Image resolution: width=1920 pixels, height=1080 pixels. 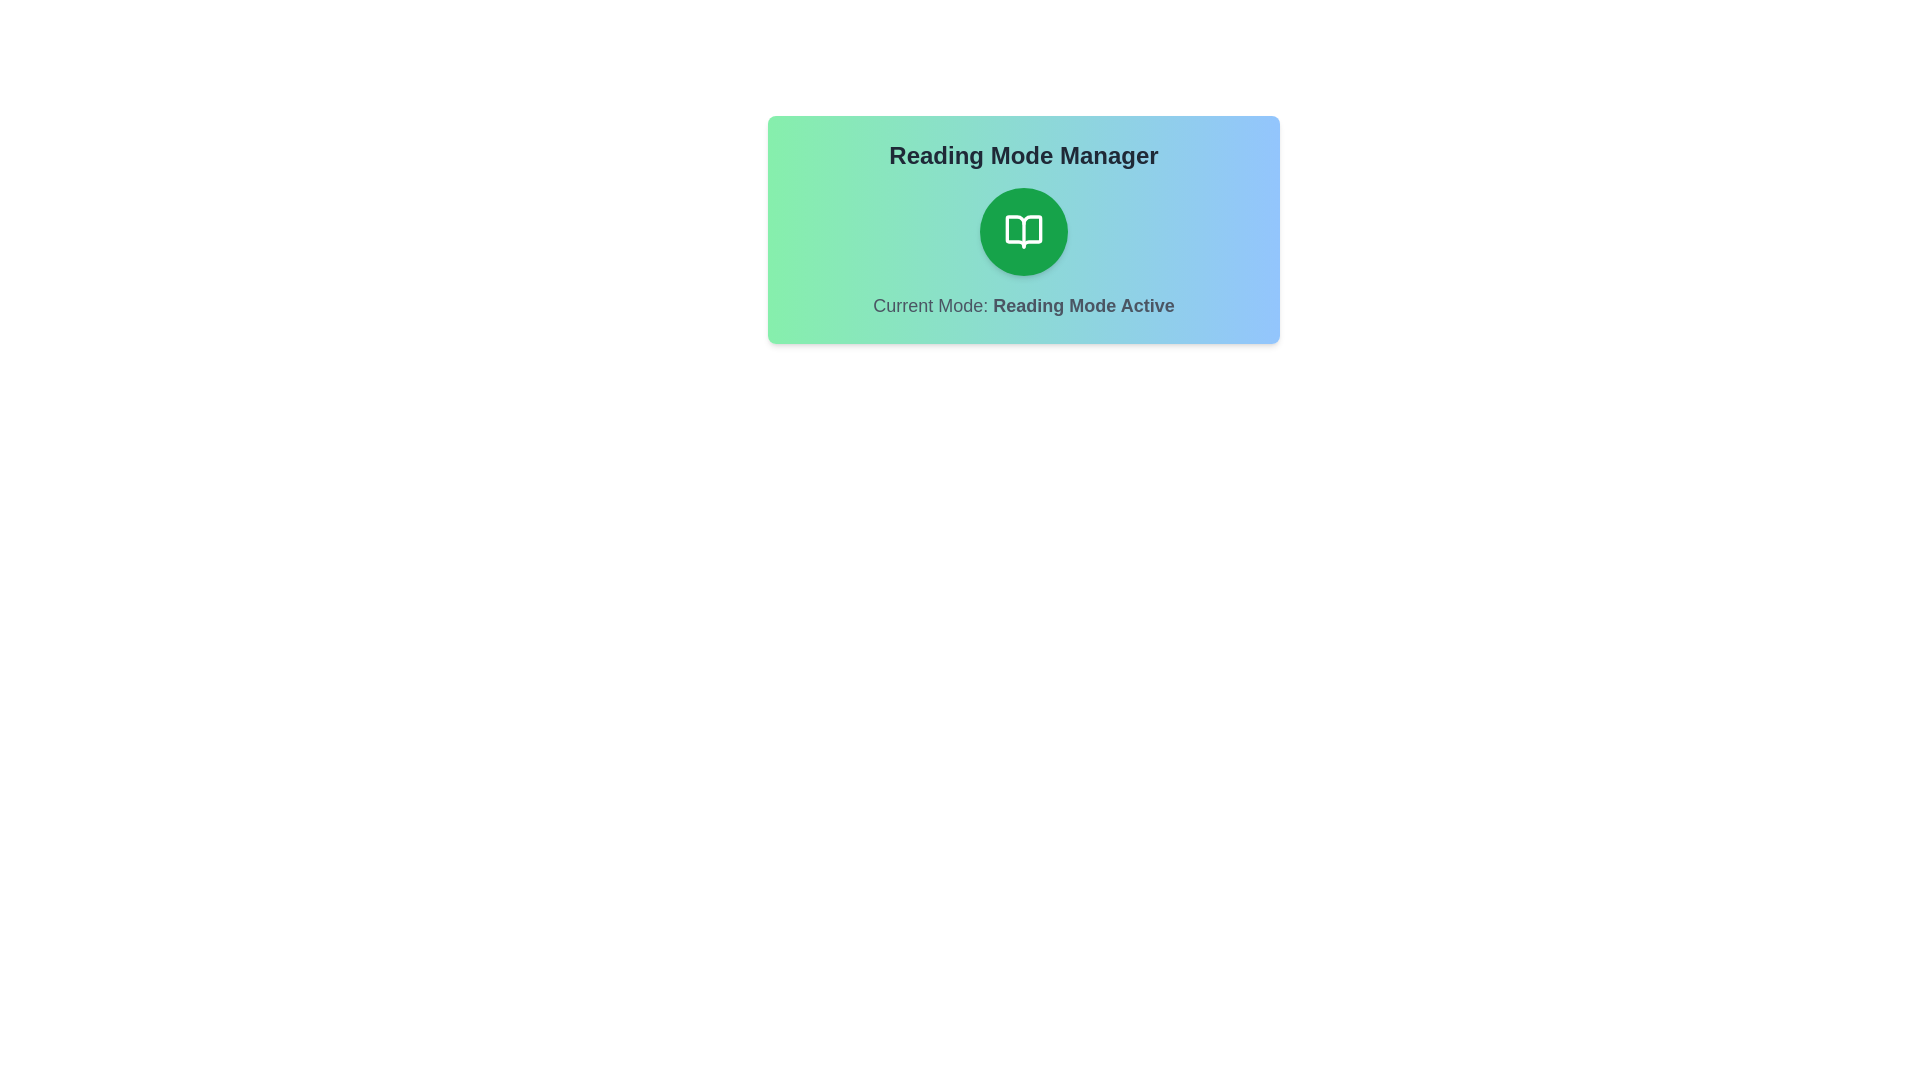 I want to click on the toggle button to switch the reading mode, so click(x=1023, y=230).